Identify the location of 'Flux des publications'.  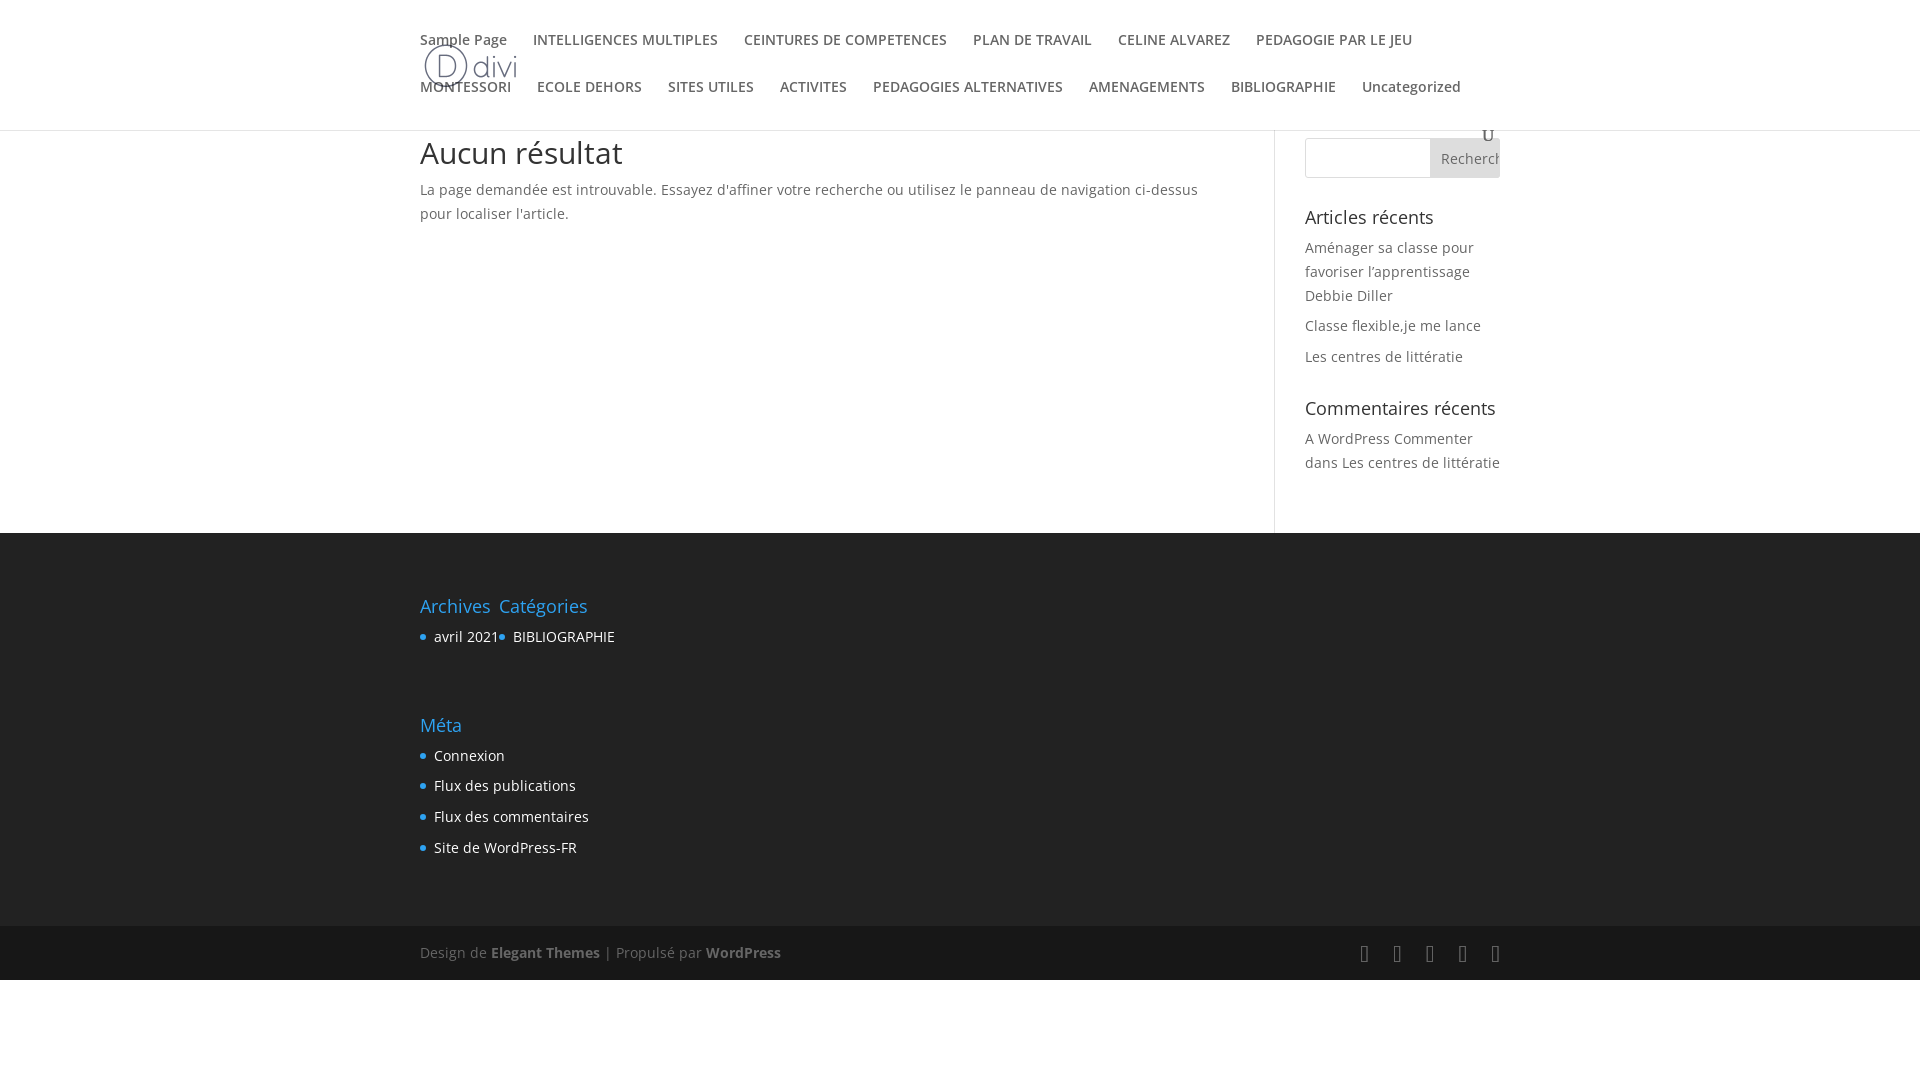
(504, 784).